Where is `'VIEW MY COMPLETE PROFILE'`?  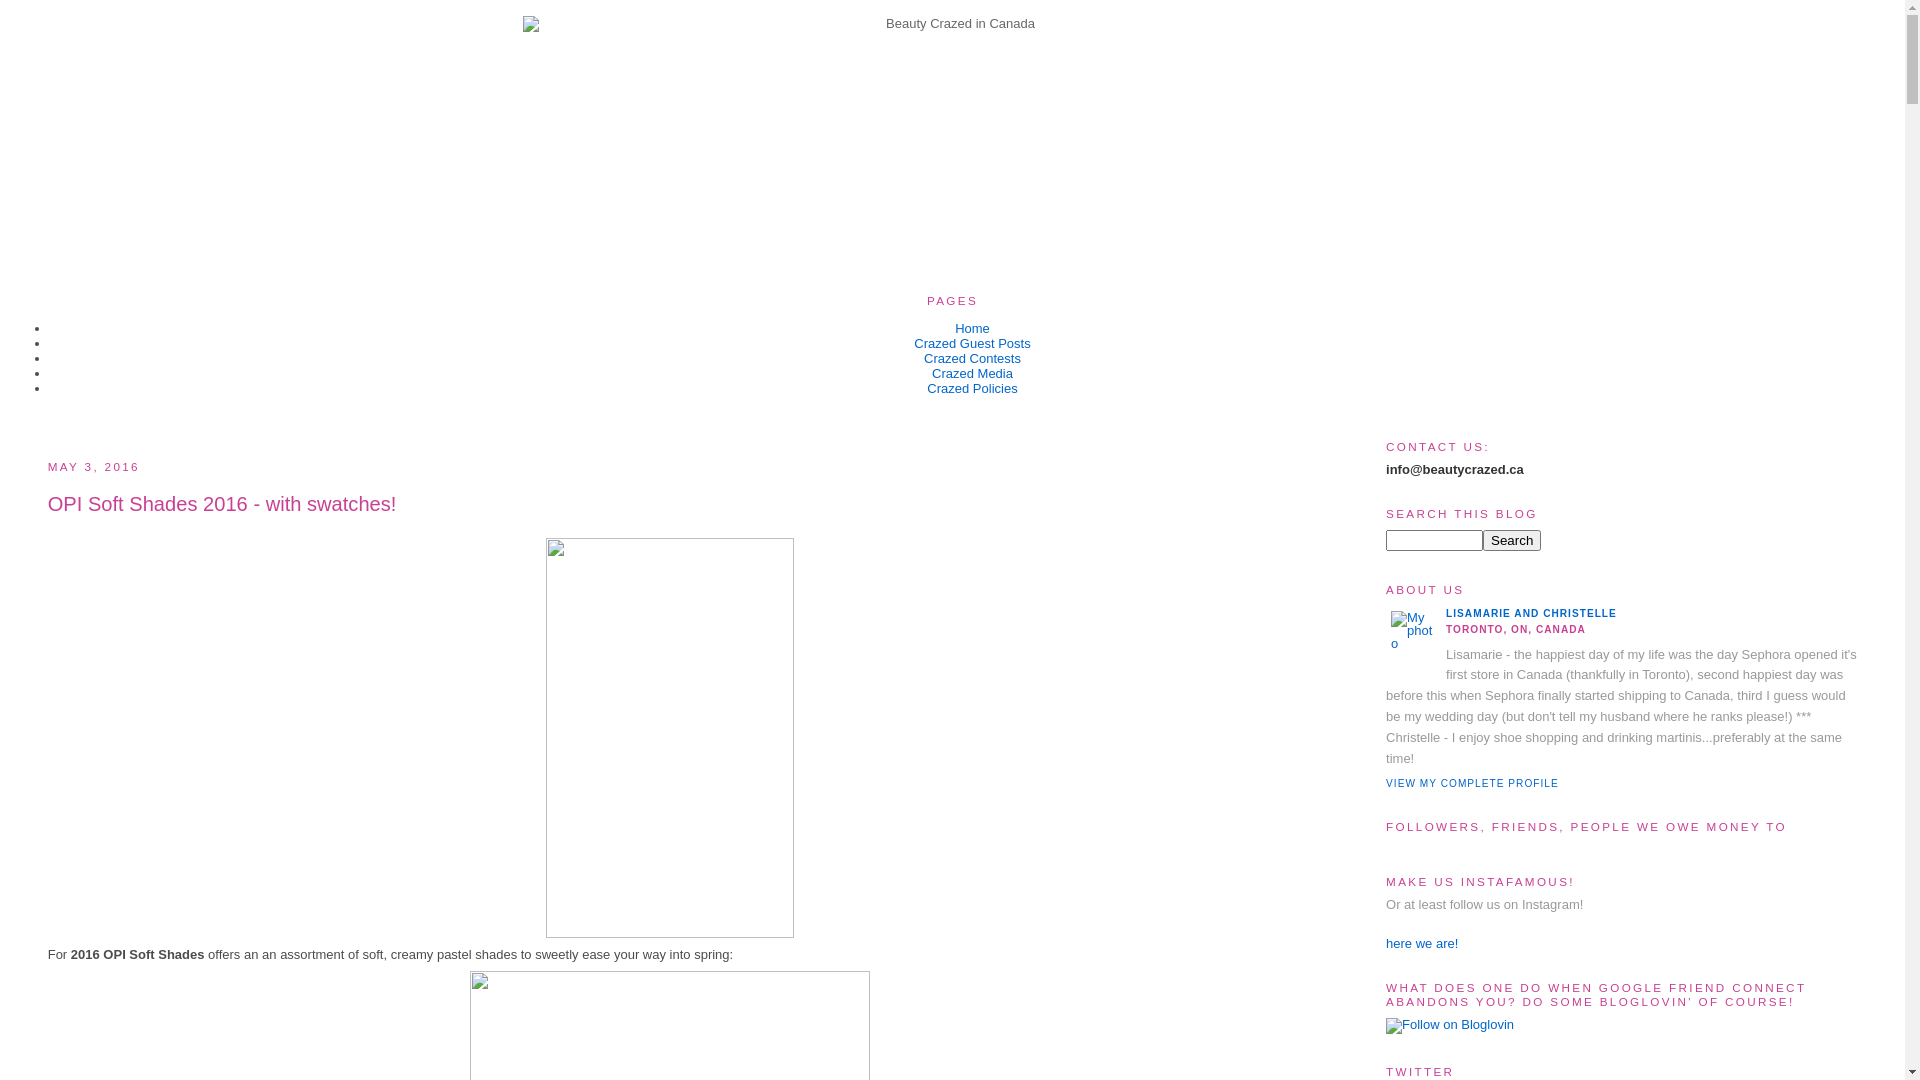 'VIEW MY COMPLETE PROFILE' is located at coordinates (1385, 782).